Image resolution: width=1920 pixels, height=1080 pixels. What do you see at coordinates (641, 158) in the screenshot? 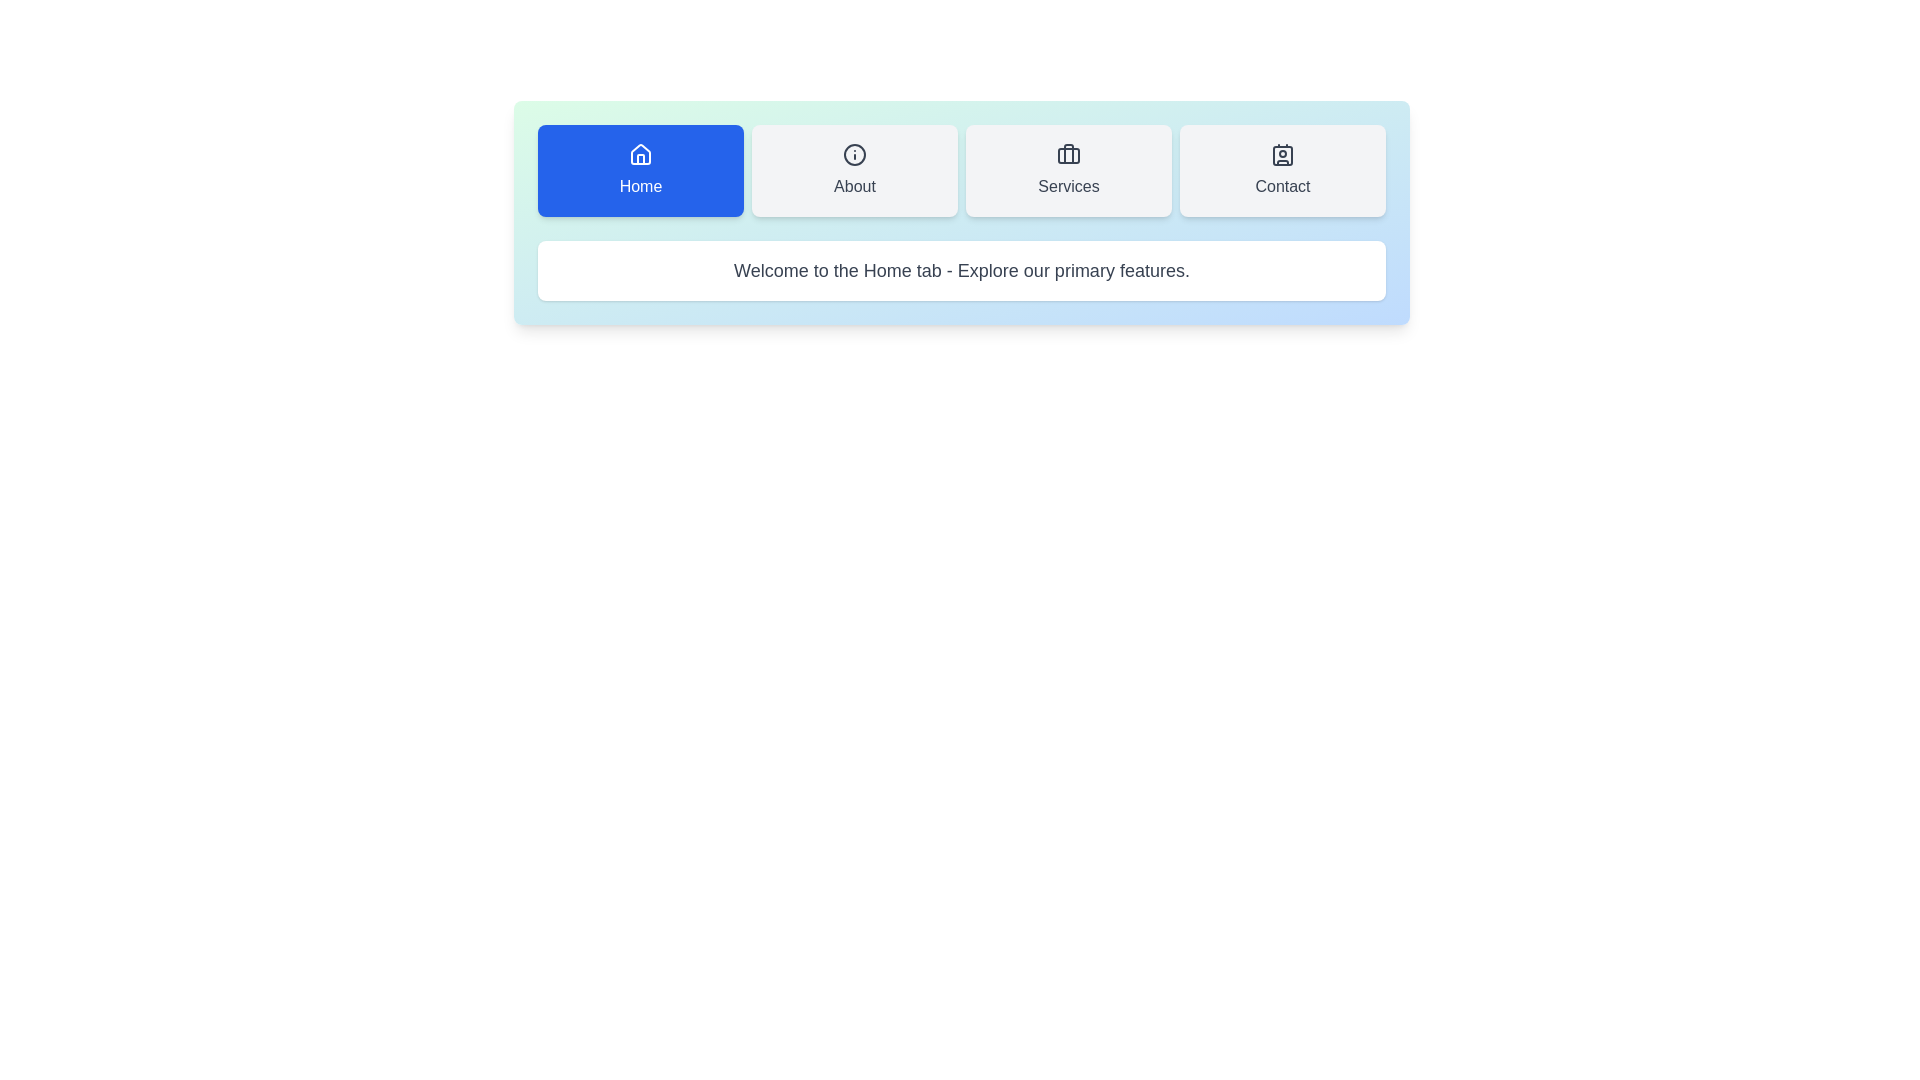
I see `the 'Home' button in the navigation bar, which contains a decorative house icon styled as an SVG with sharp lines and a blue background` at bounding box center [641, 158].